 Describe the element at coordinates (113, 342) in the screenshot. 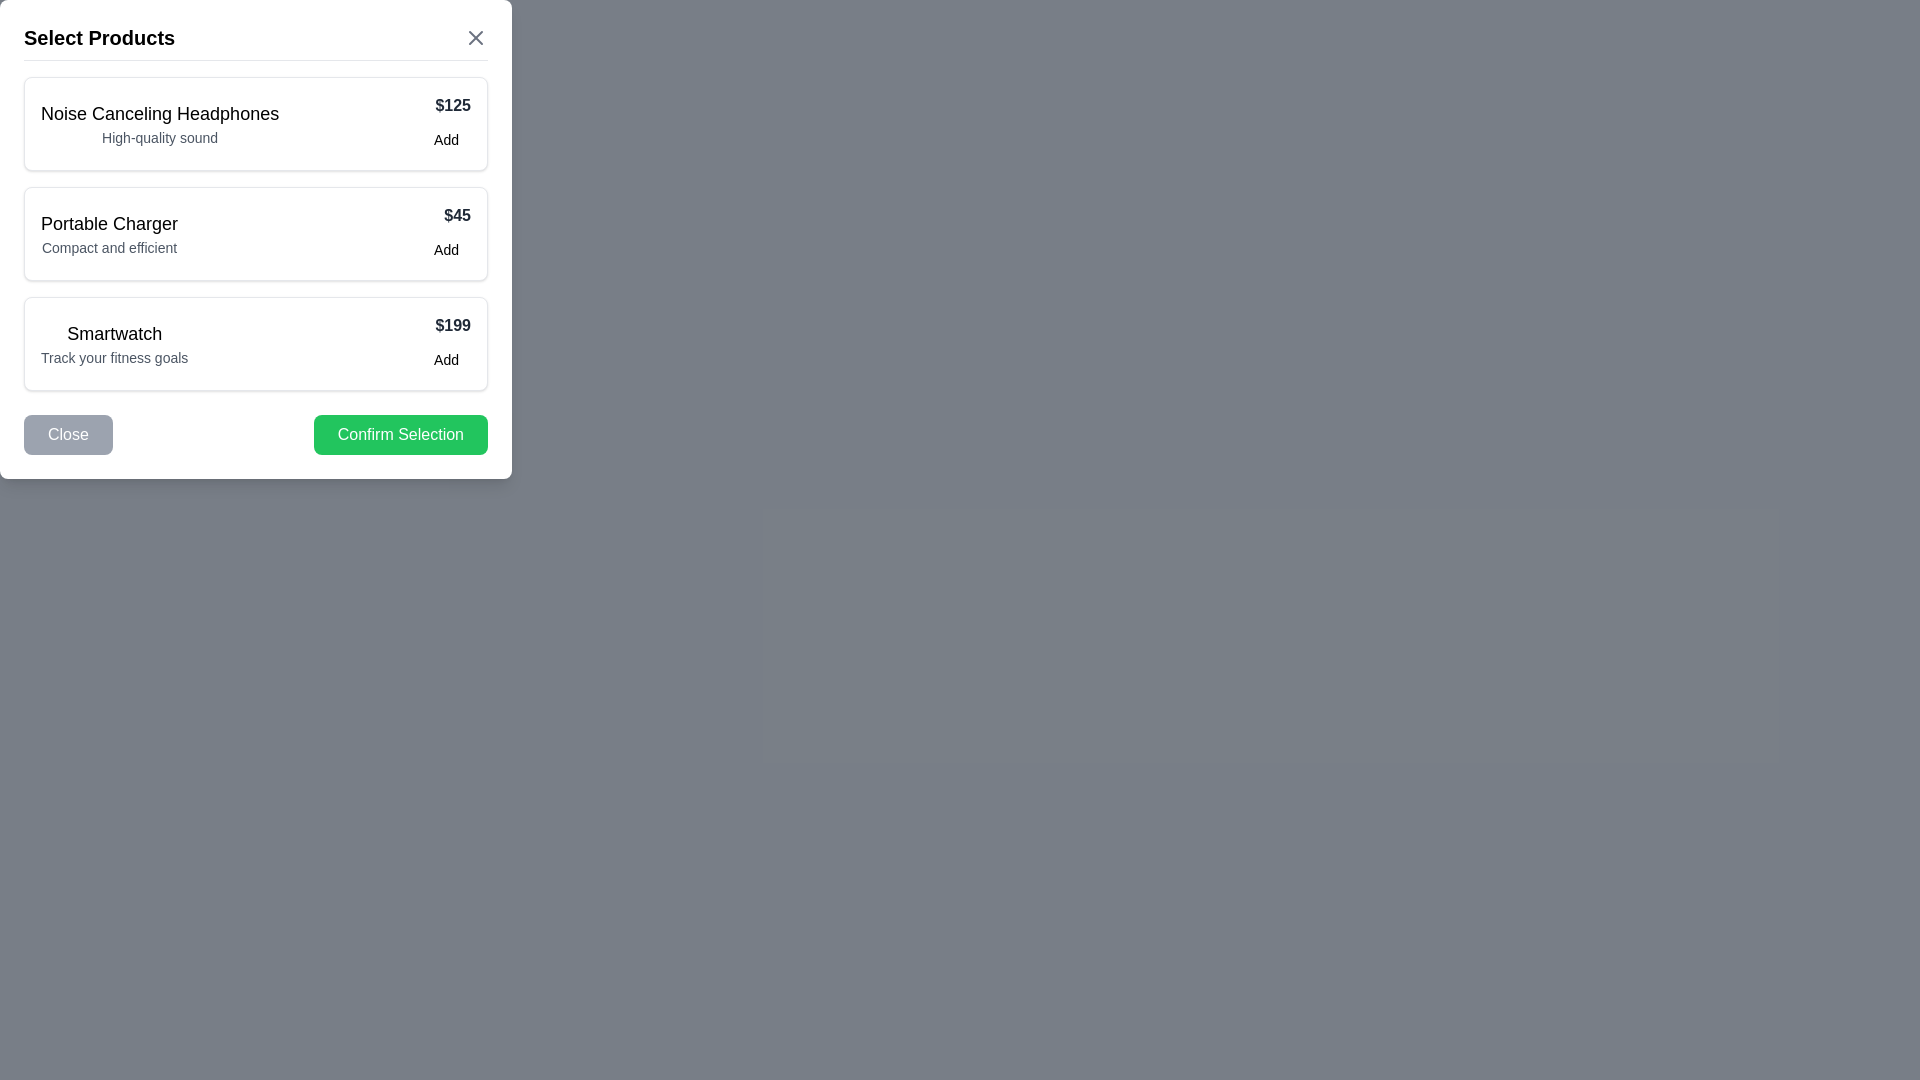

I see `the Text block displaying the name and description of the product 'Smartwatch' located below the headline text in the third product listing of the 'Select Products' modal` at that location.